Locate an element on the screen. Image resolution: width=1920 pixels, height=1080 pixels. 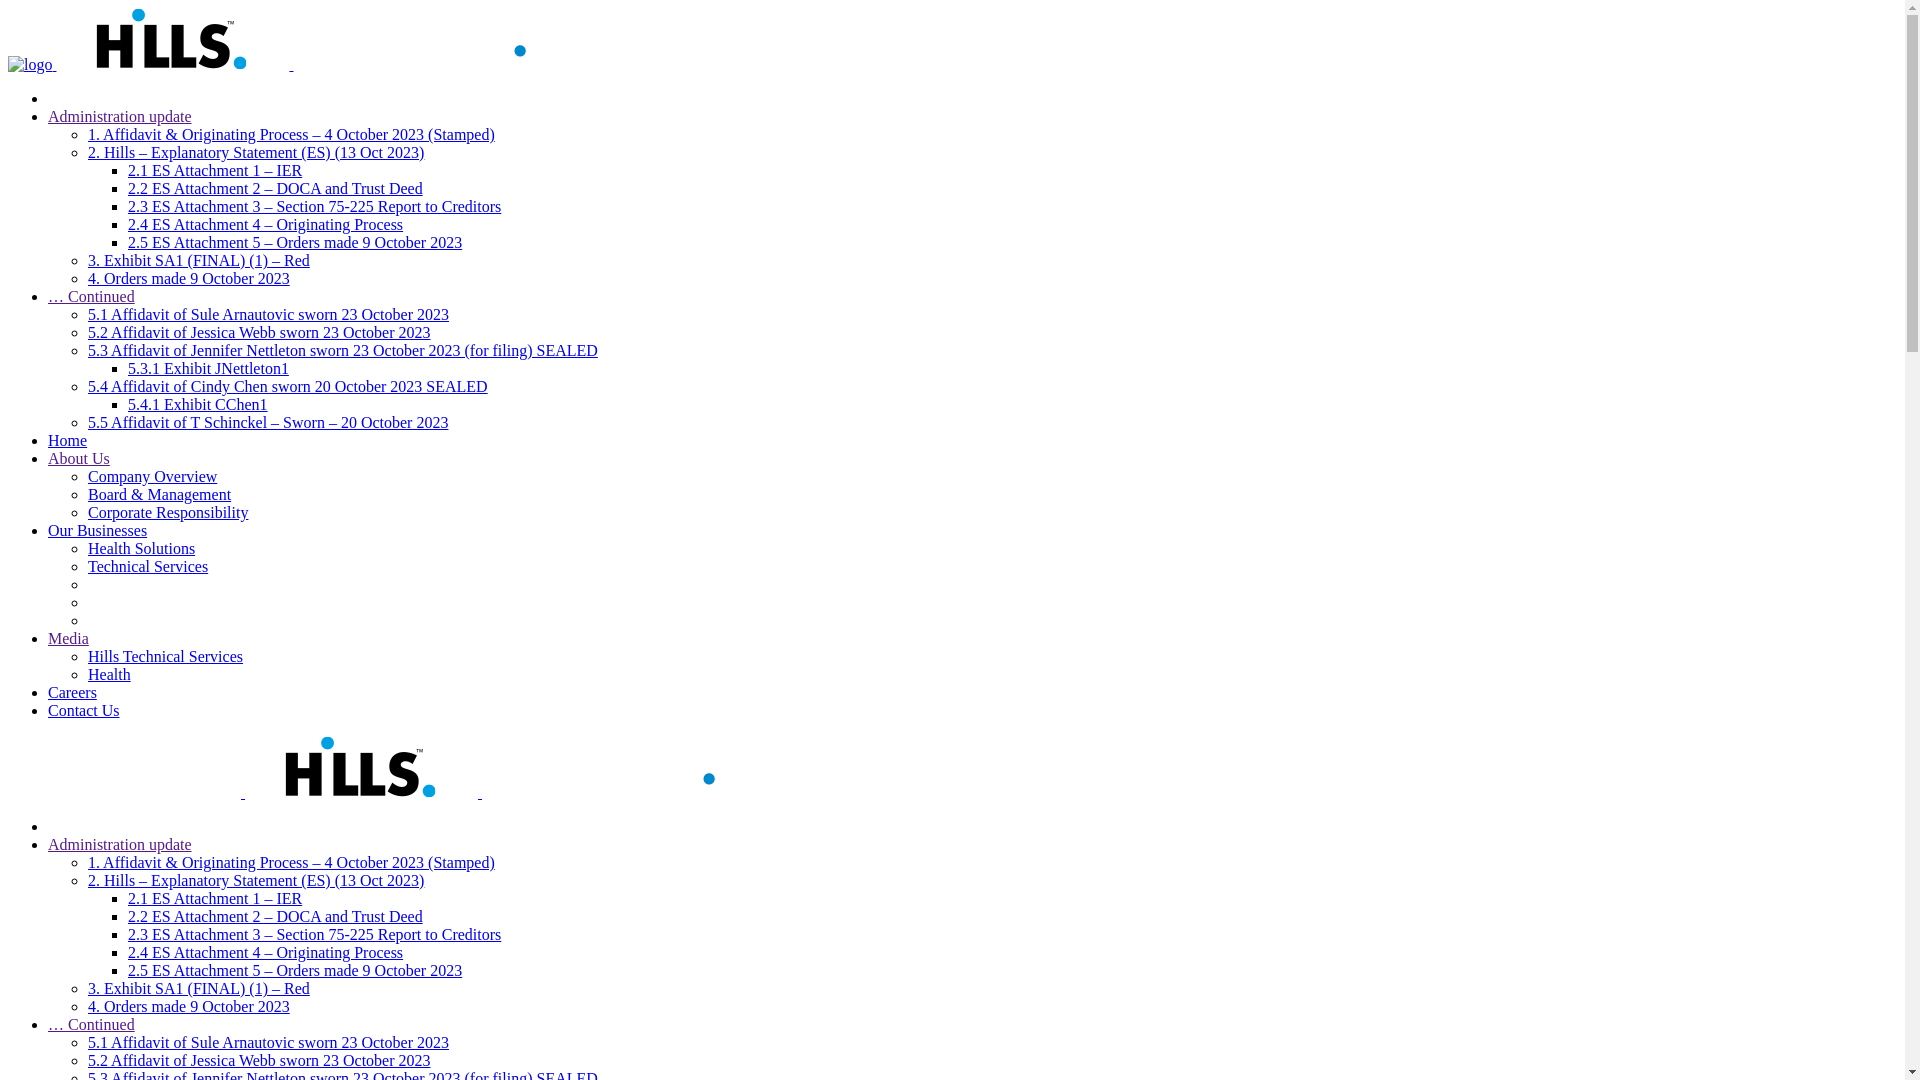
'Health Solutions' is located at coordinates (140, 548).